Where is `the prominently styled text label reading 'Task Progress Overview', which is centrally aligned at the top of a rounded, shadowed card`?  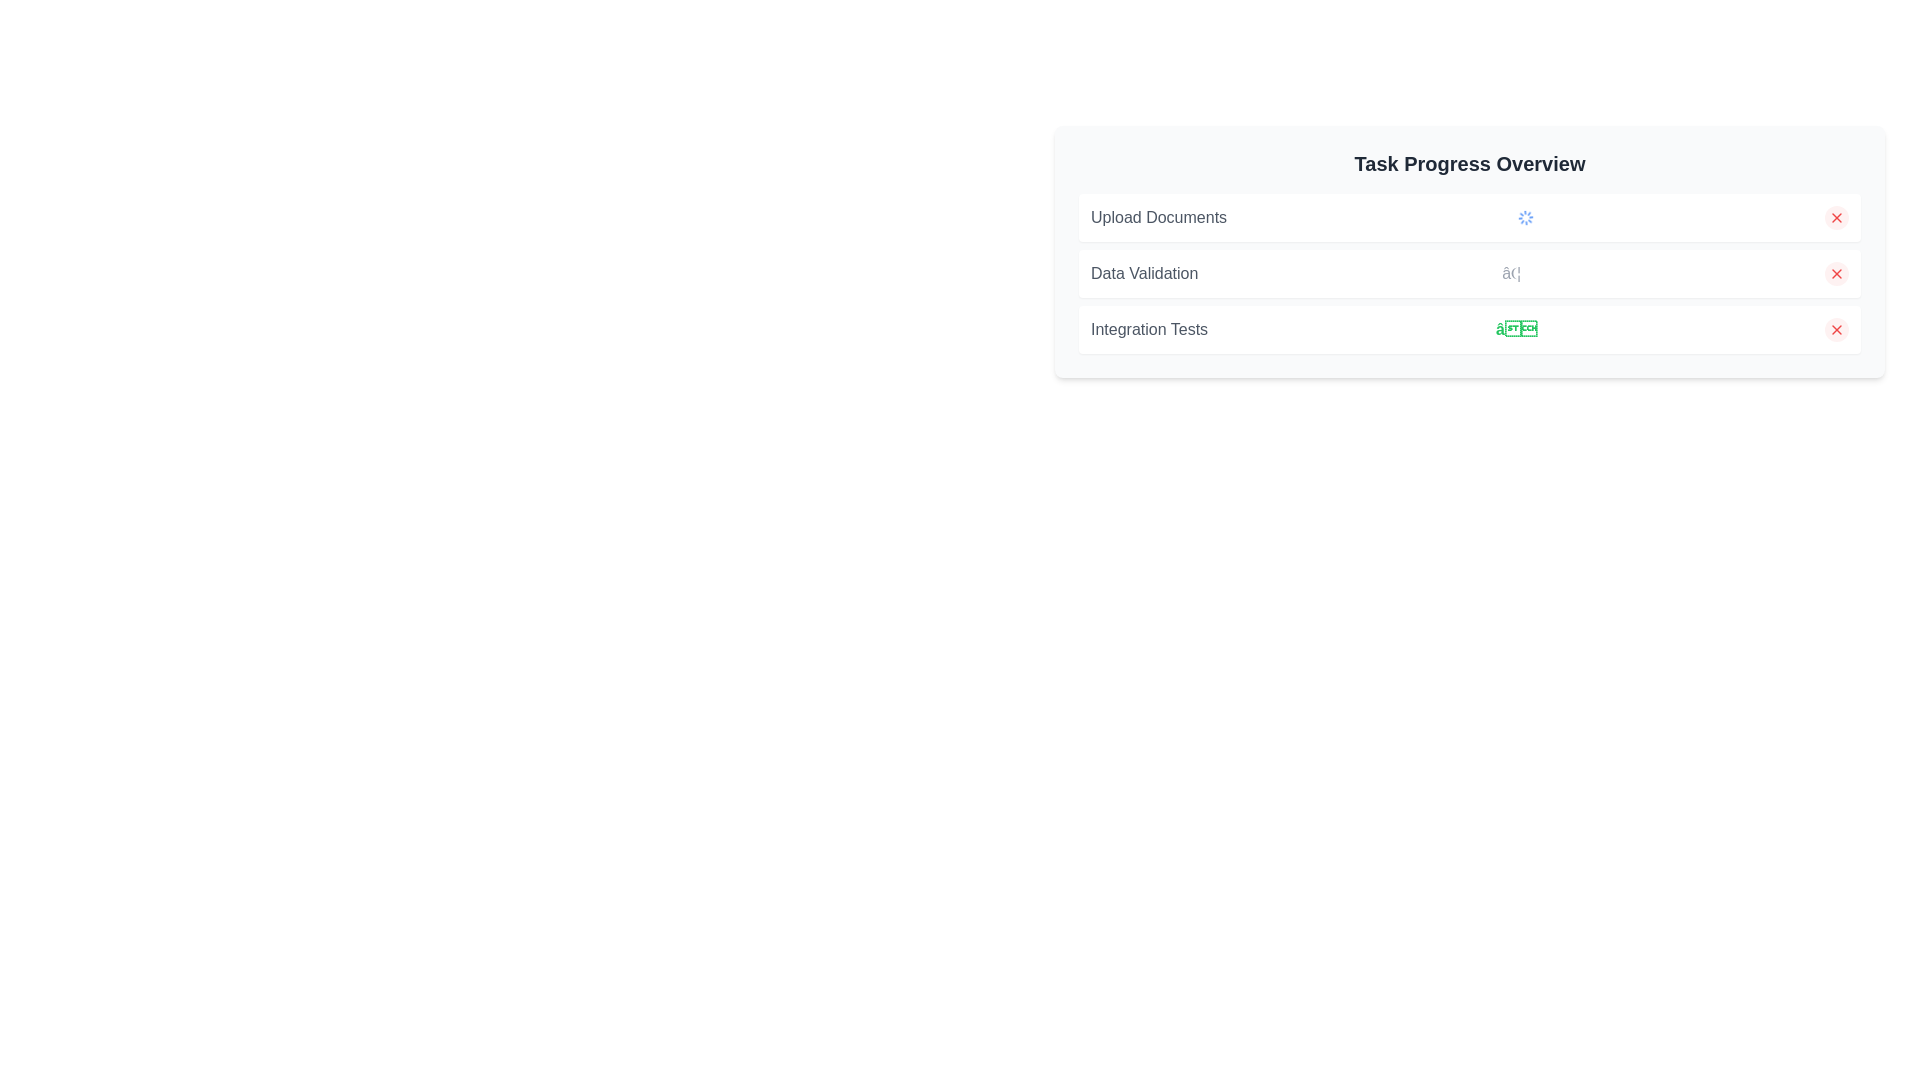 the prominently styled text label reading 'Task Progress Overview', which is centrally aligned at the top of a rounded, shadowed card is located at coordinates (1469, 163).